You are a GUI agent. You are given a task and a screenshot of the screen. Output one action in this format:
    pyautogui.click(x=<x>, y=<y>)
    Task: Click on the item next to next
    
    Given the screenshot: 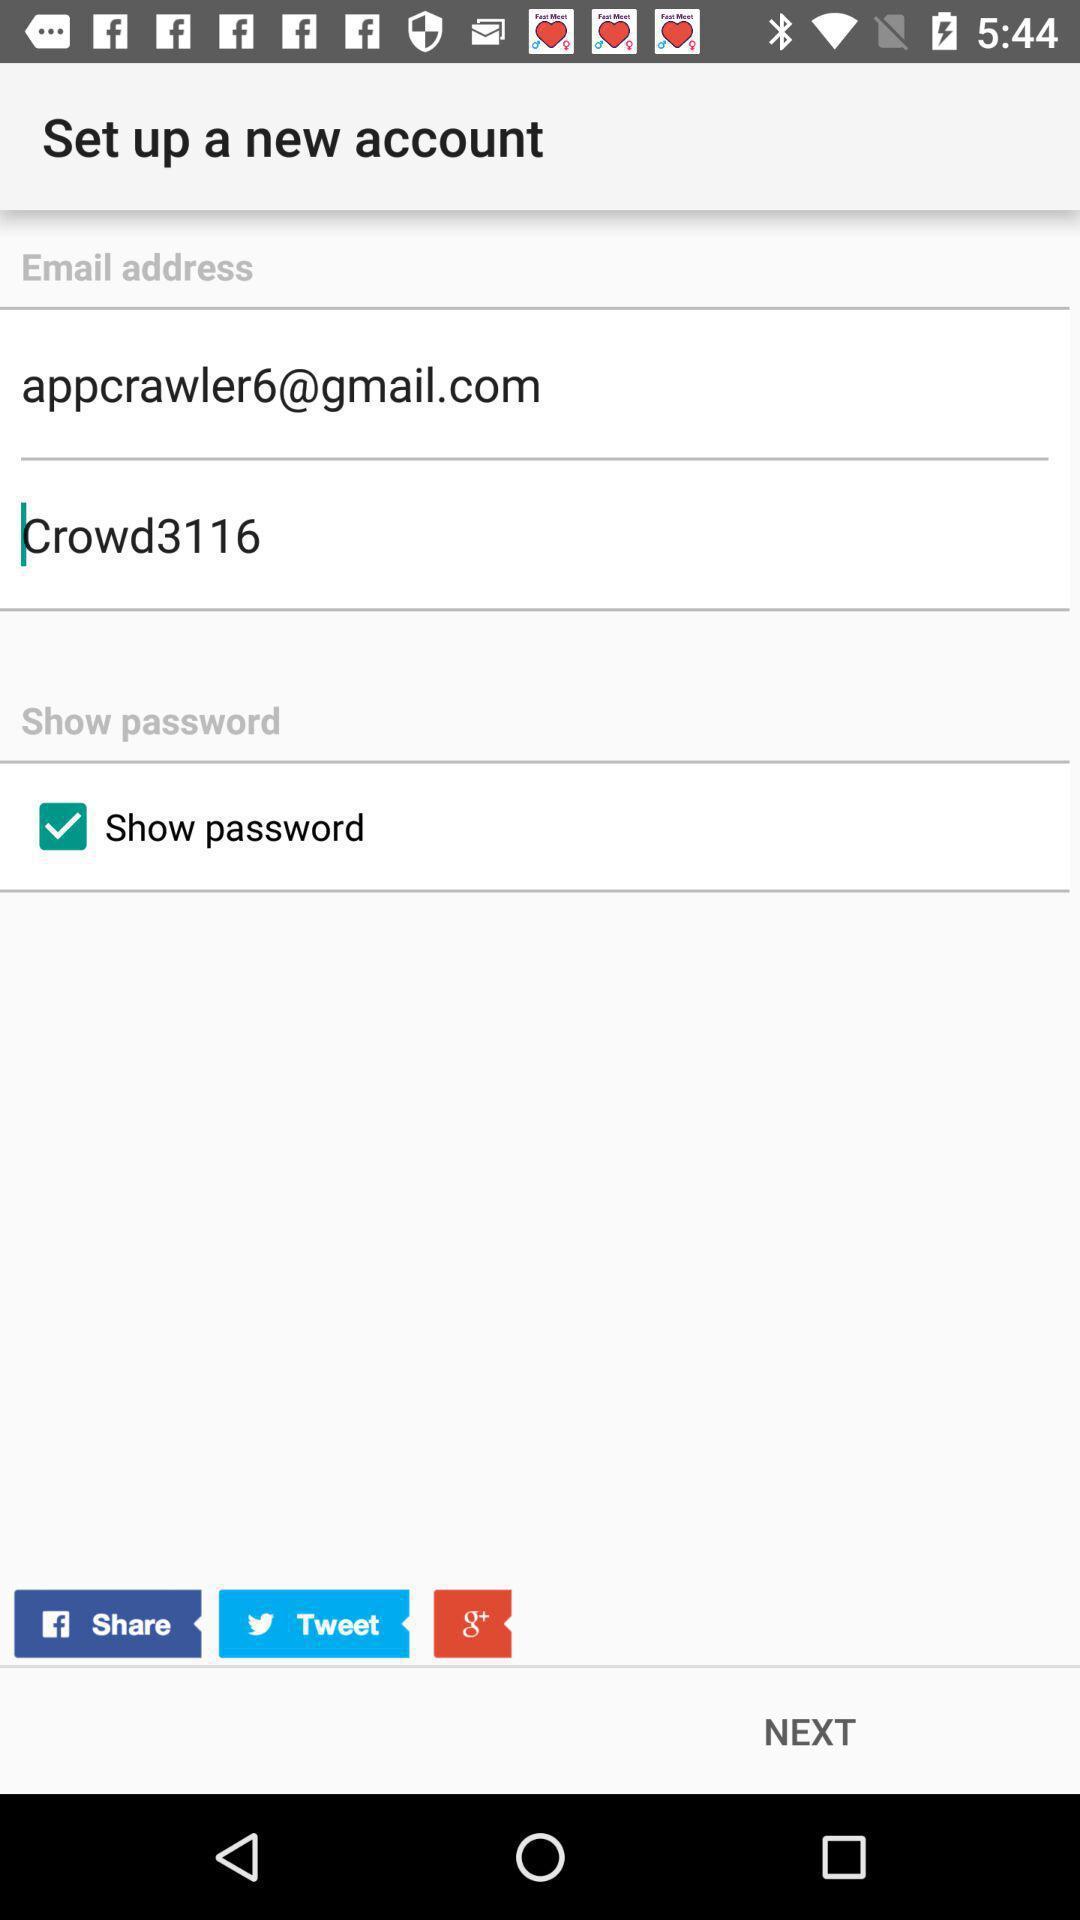 What is the action you would take?
    pyautogui.click(x=261, y=1624)
    